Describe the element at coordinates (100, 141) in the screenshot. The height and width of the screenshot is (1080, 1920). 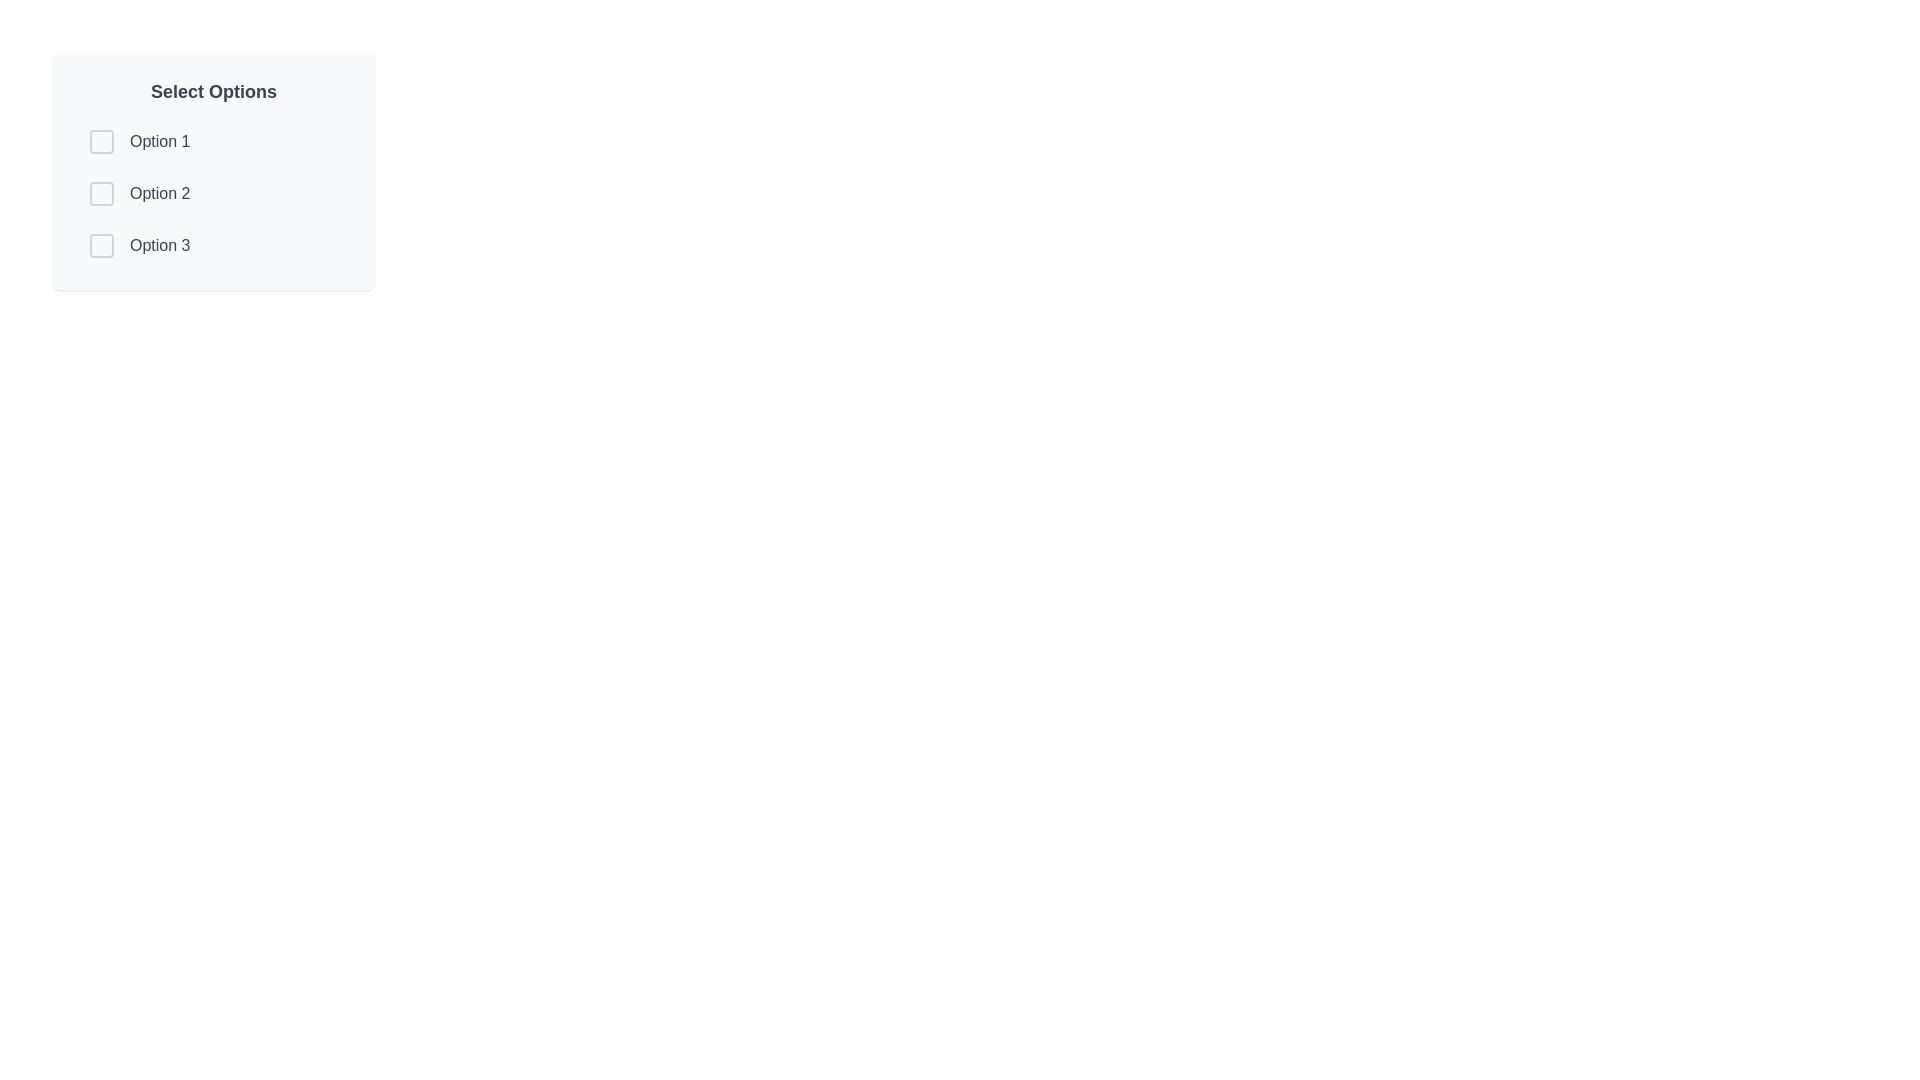
I see `the checkbox for 'Option 1'` at that location.